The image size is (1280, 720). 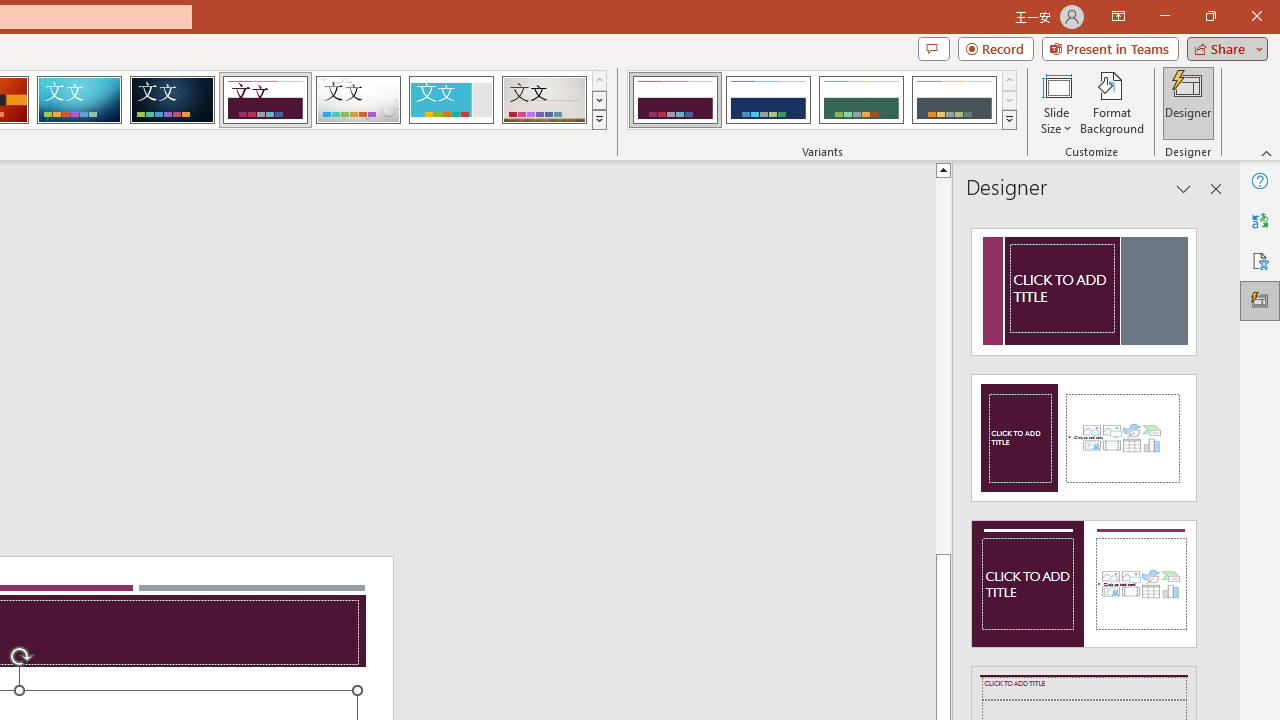 What do you see at coordinates (1083, 286) in the screenshot?
I see `'Recommended Design: Design Idea'` at bounding box center [1083, 286].